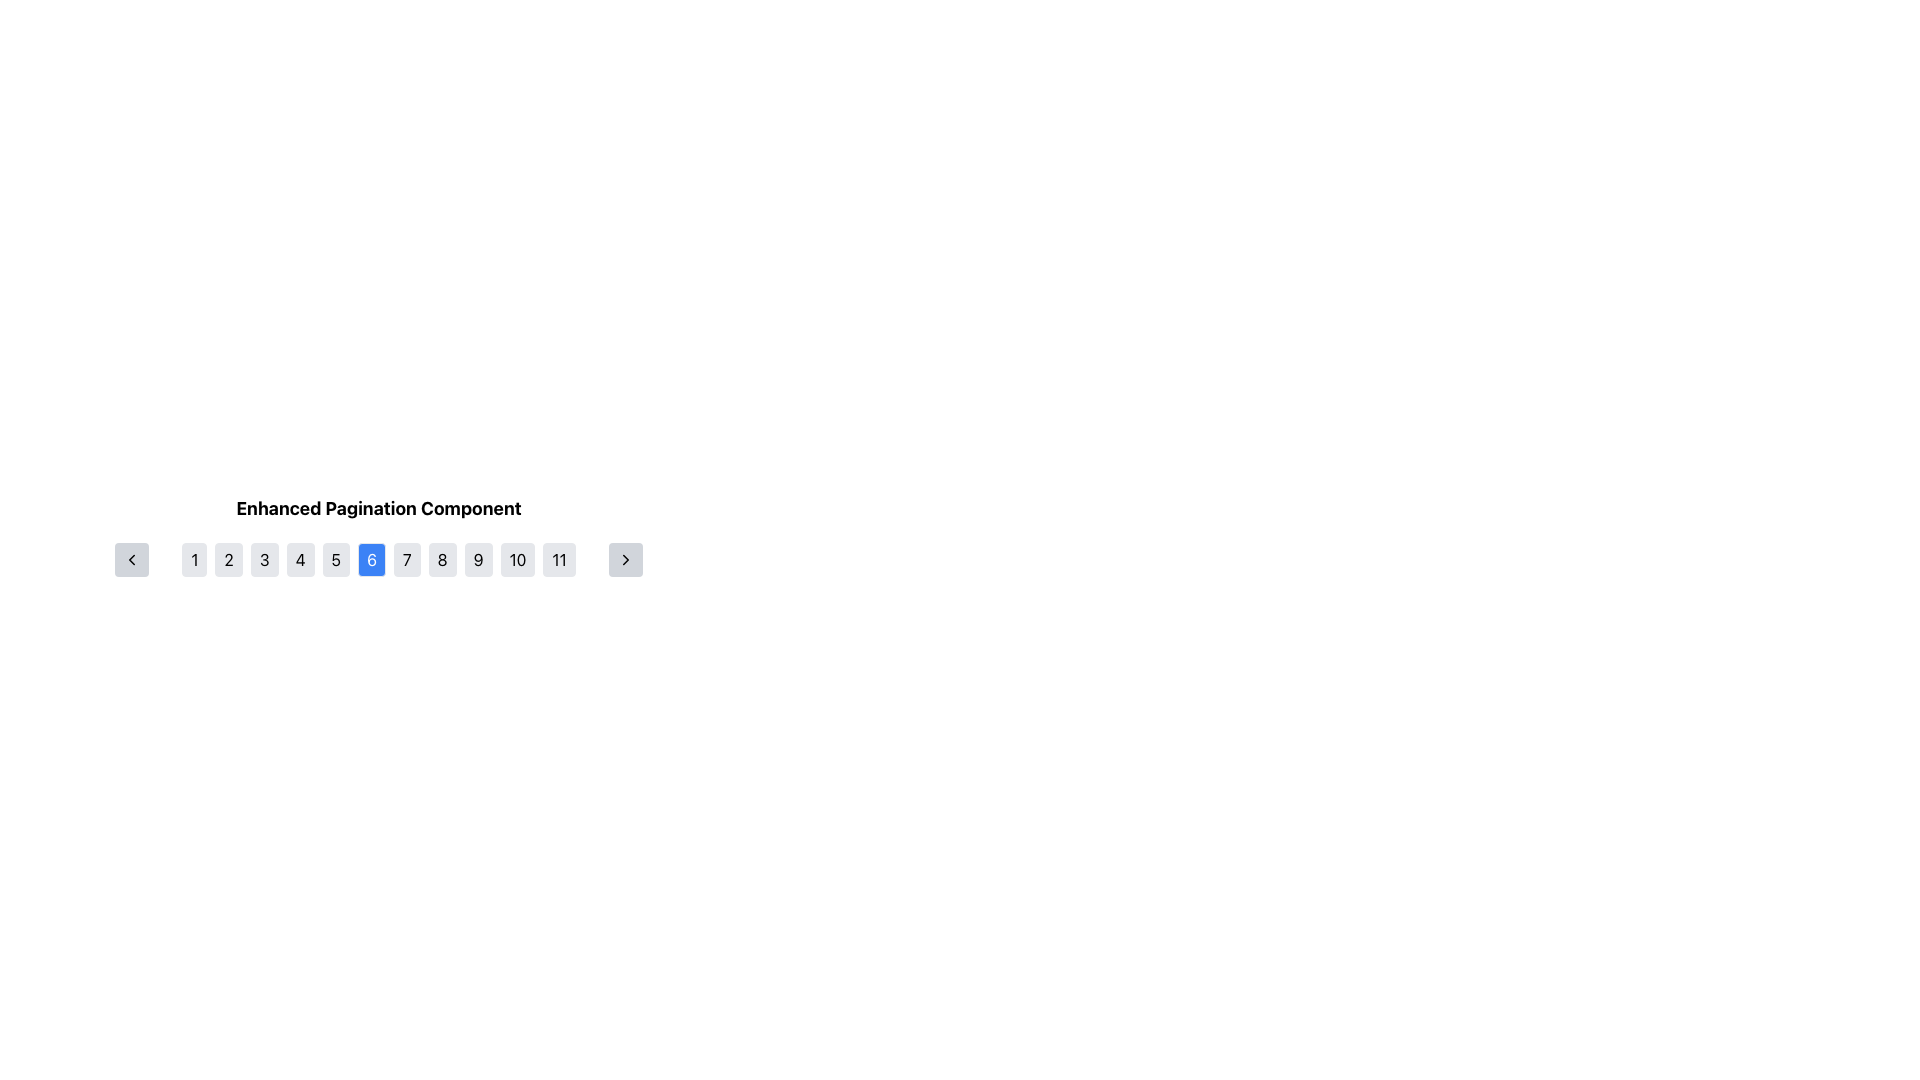 This screenshot has width=1920, height=1080. Describe the element at coordinates (379, 559) in the screenshot. I see `the sixth interactive button in the pagination bar below the 'Enhanced Pagination Component' header` at that location.